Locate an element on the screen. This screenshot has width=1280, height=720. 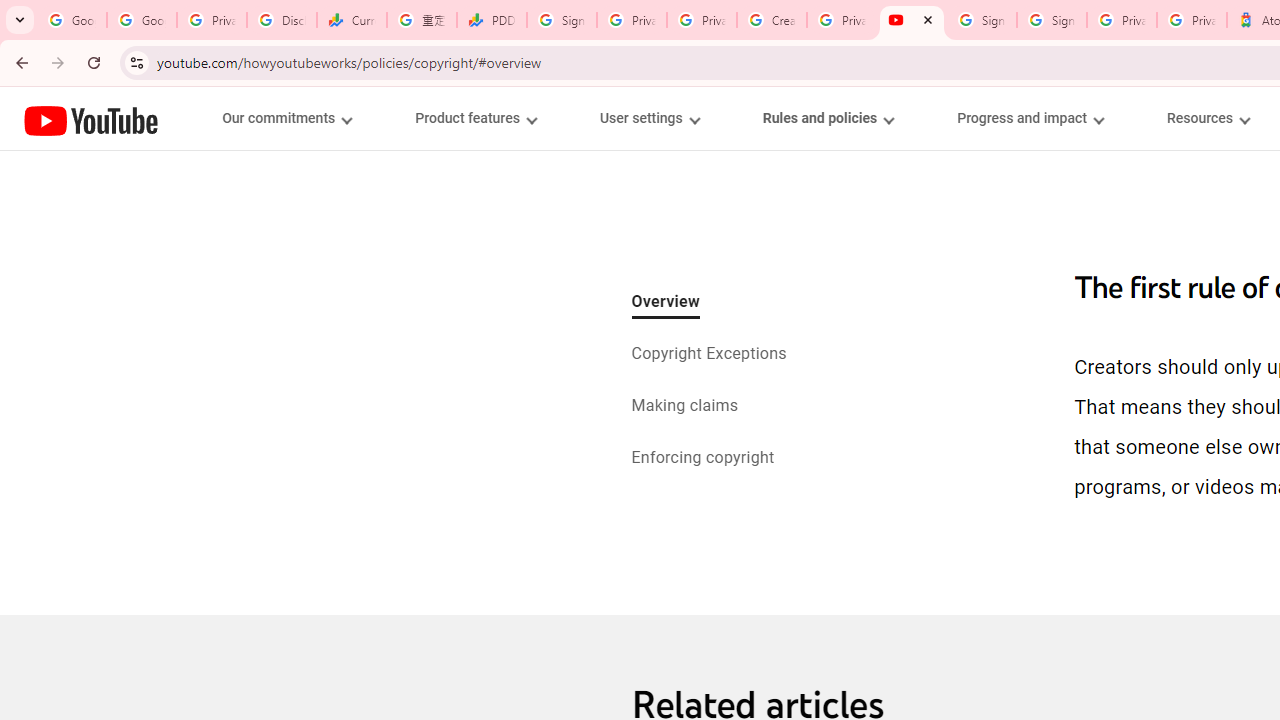
'Currencies - Google Finance' is located at coordinates (352, 20).